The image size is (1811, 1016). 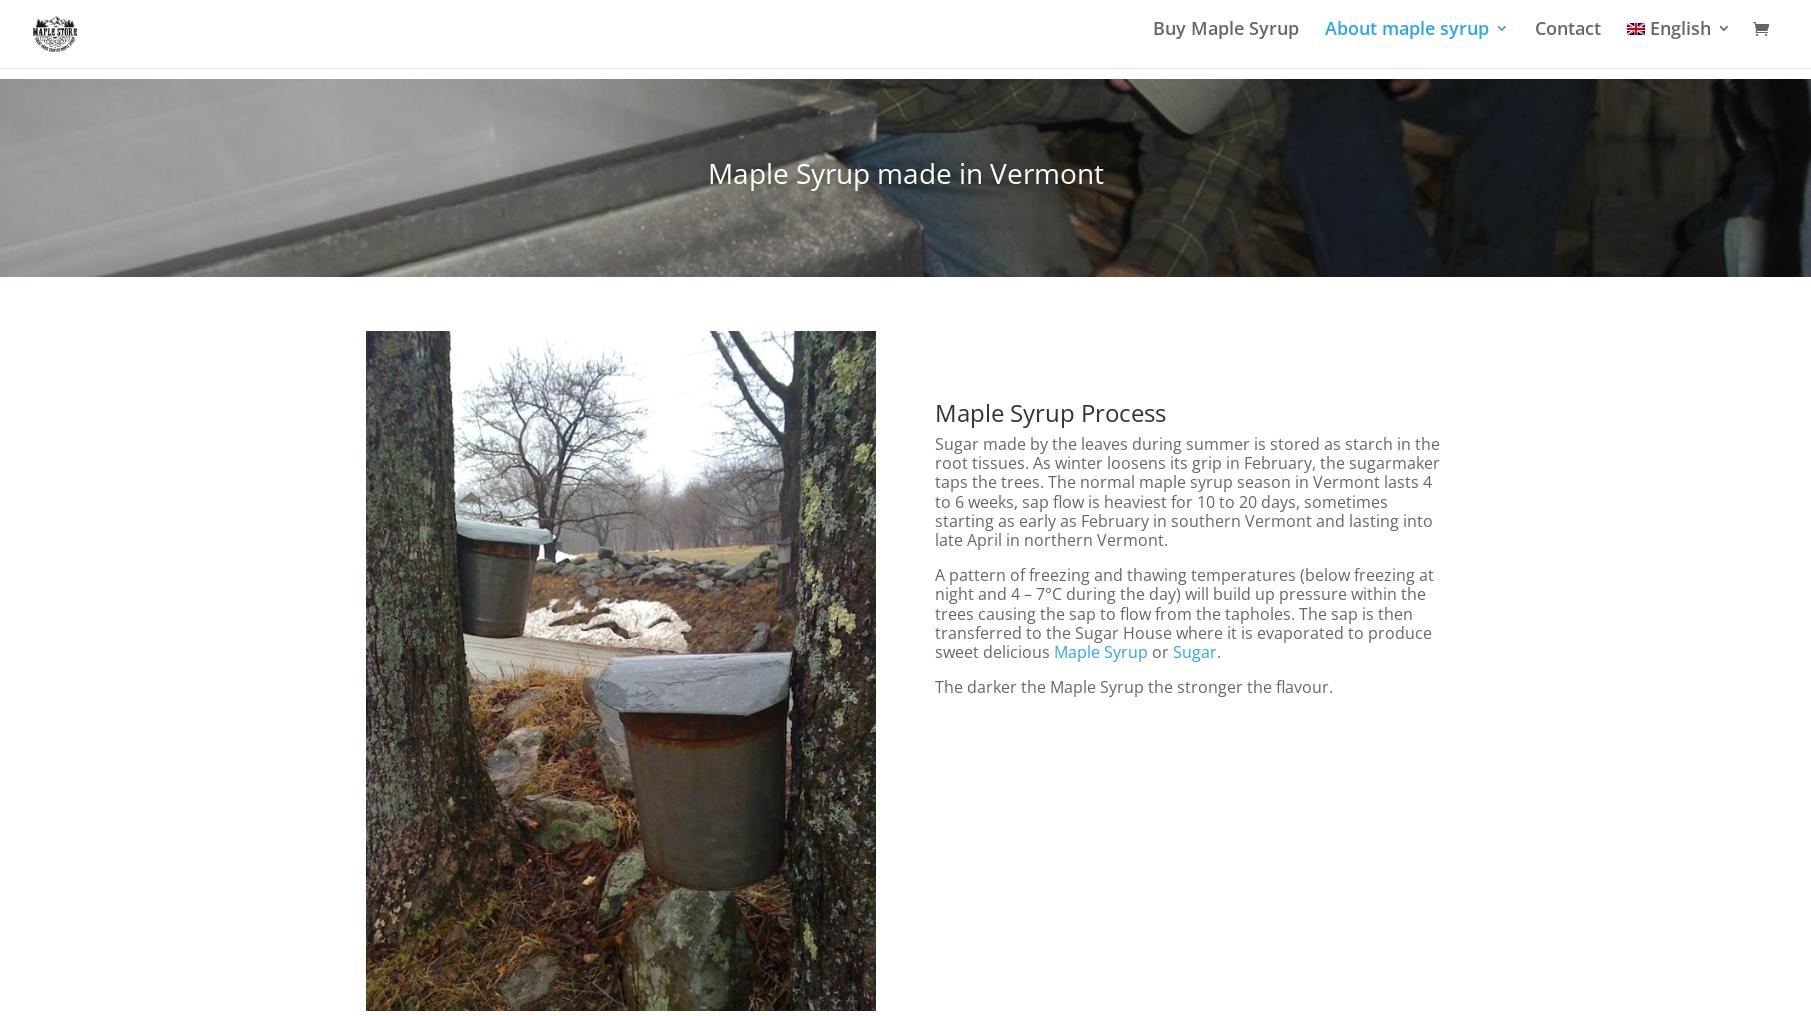 I want to click on 'About maple syrup', so click(x=1405, y=39).